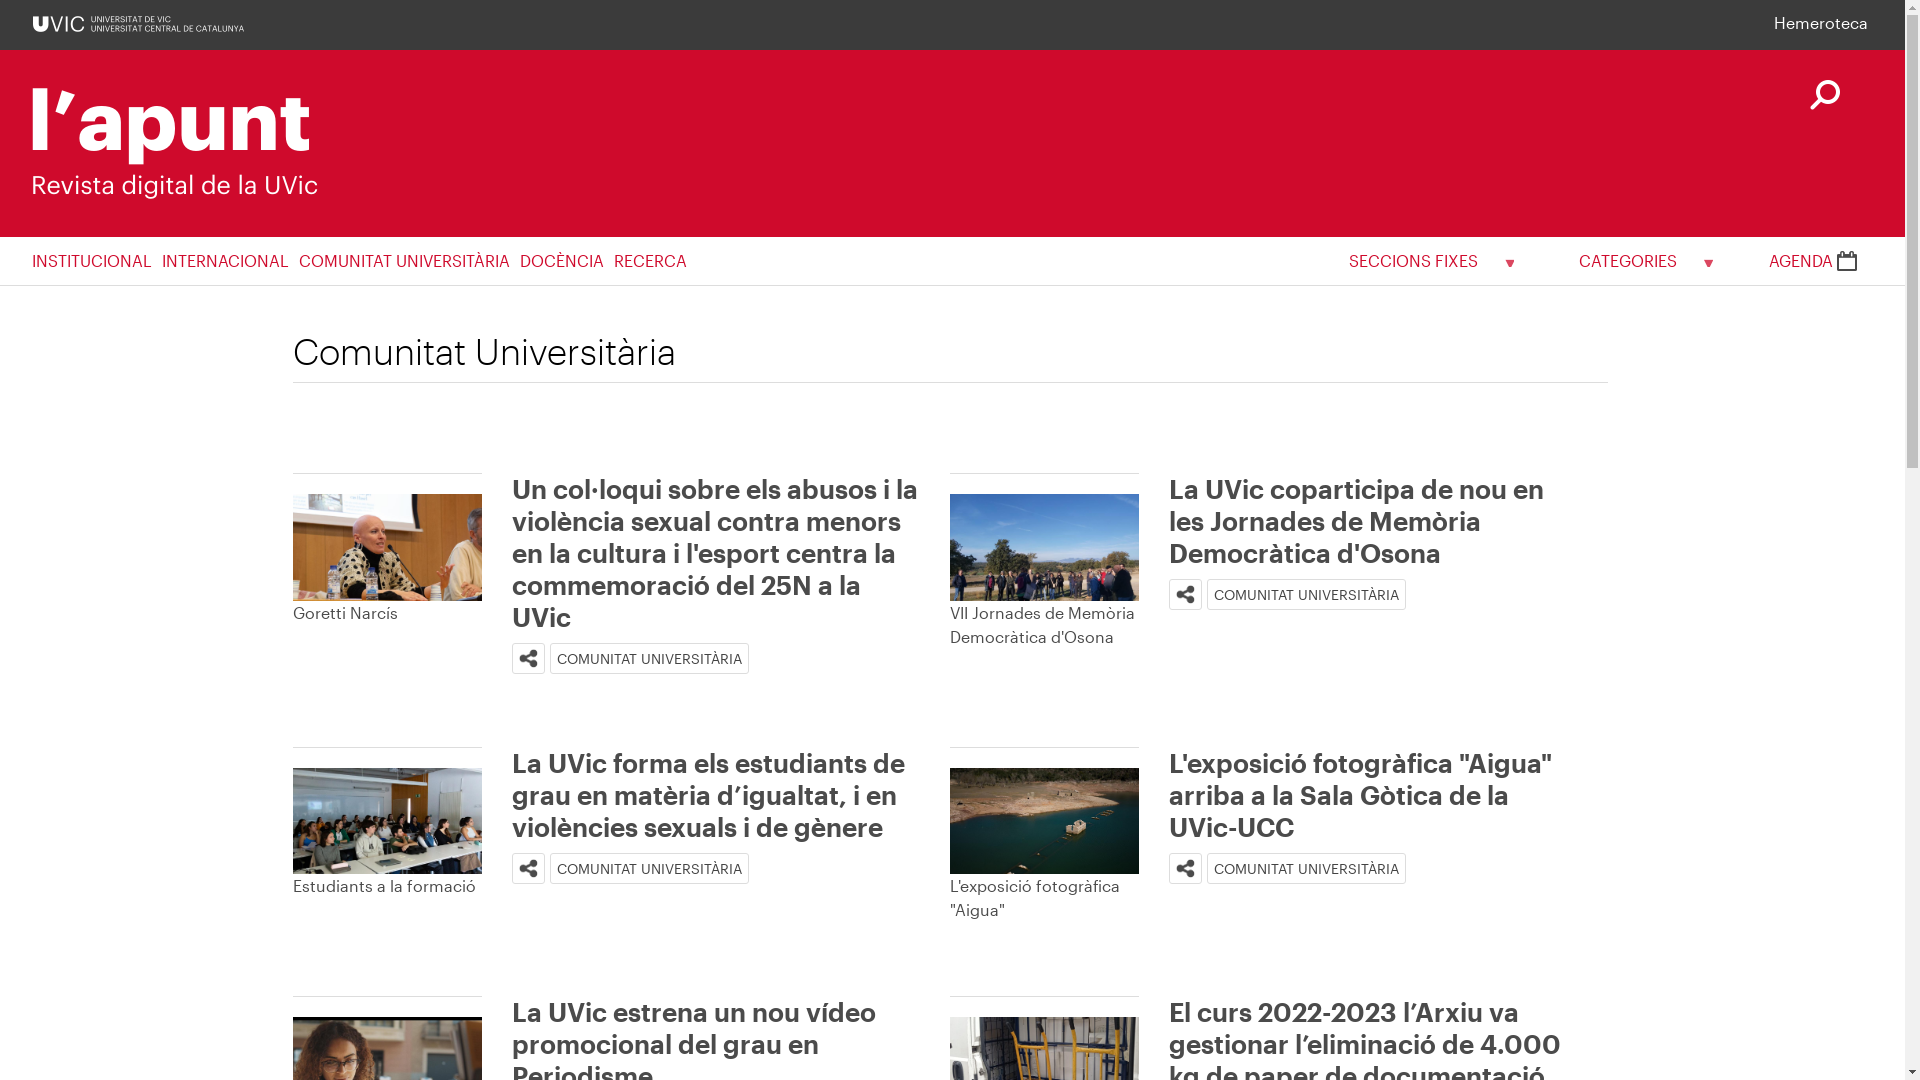 Image resolution: width=1920 pixels, height=1080 pixels. What do you see at coordinates (137, 23) in the screenshot?
I see `'www.uvic.cat'` at bounding box center [137, 23].